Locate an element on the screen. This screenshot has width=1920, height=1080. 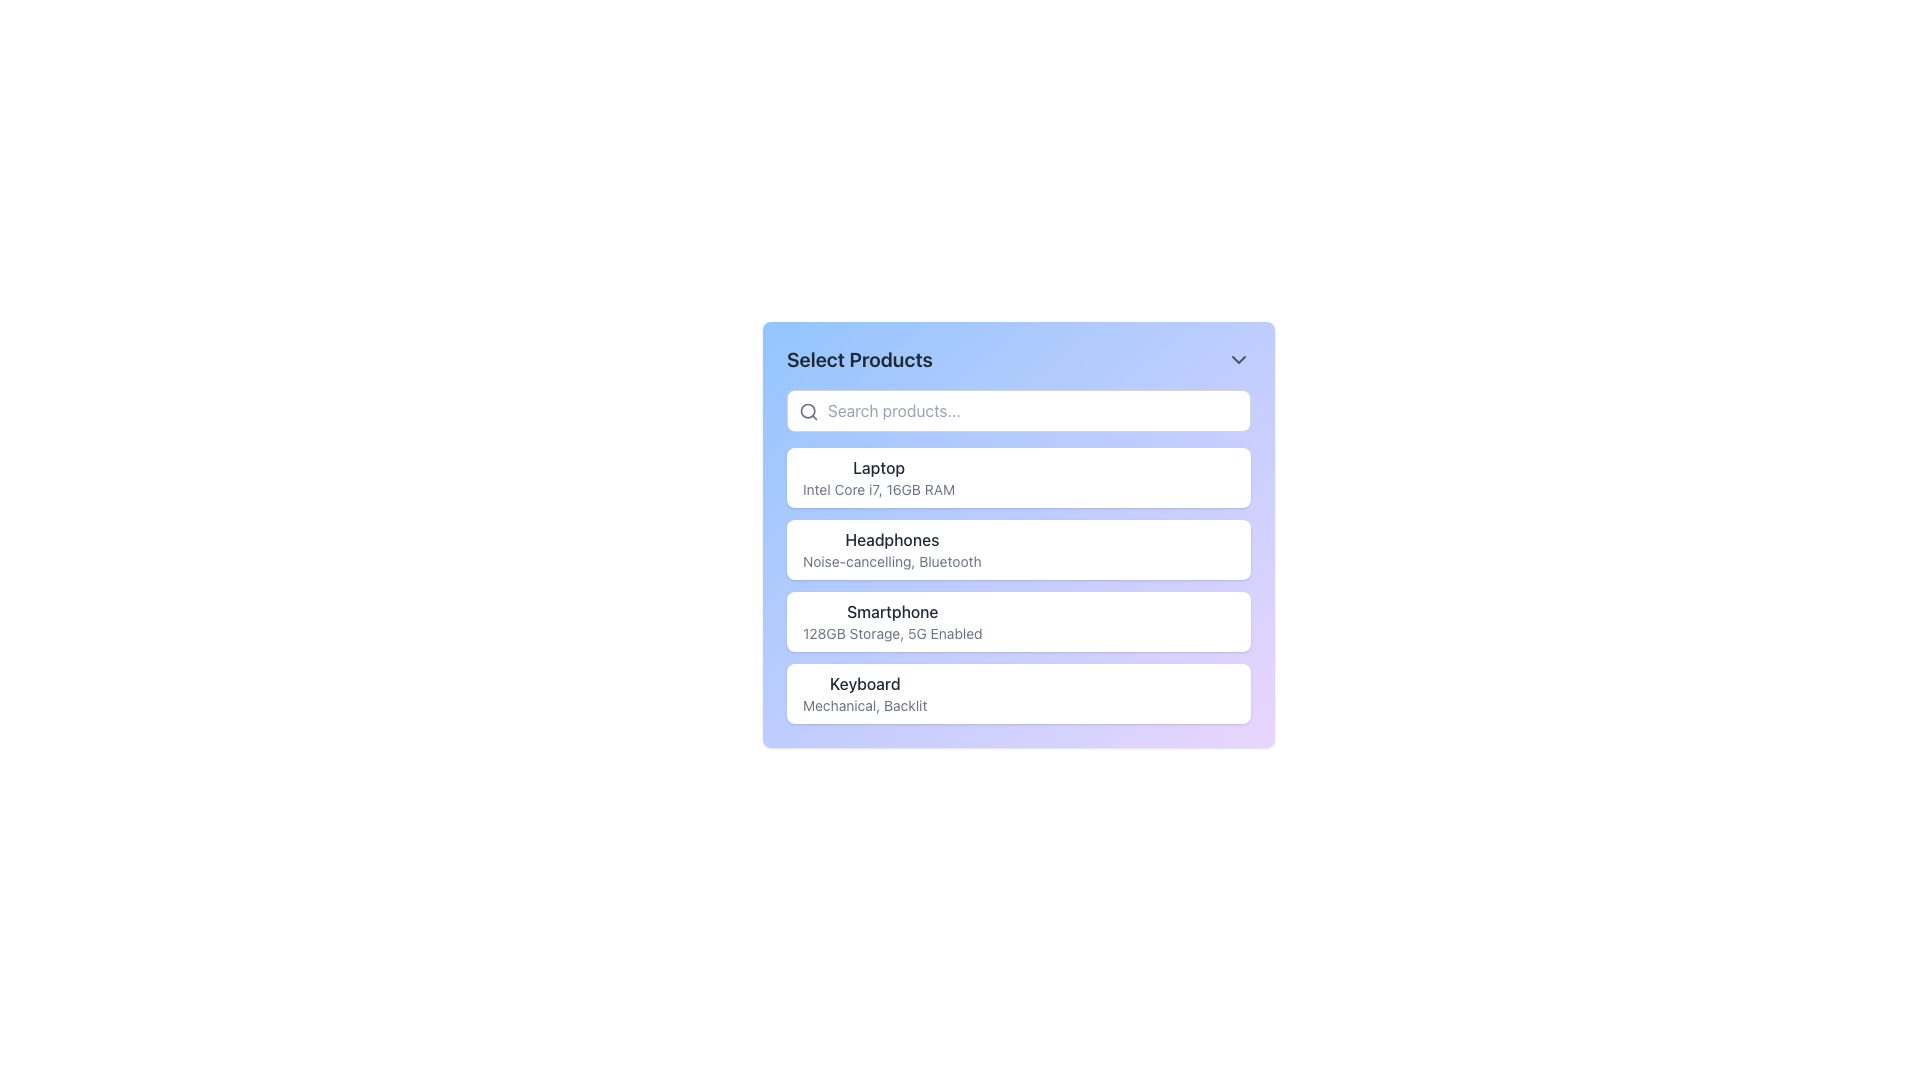
the Text description block displaying 'Smartphone' with details '128GB Storage, 5G Enabled', located in the product selection list under 'Select Products' is located at coordinates (891, 620).